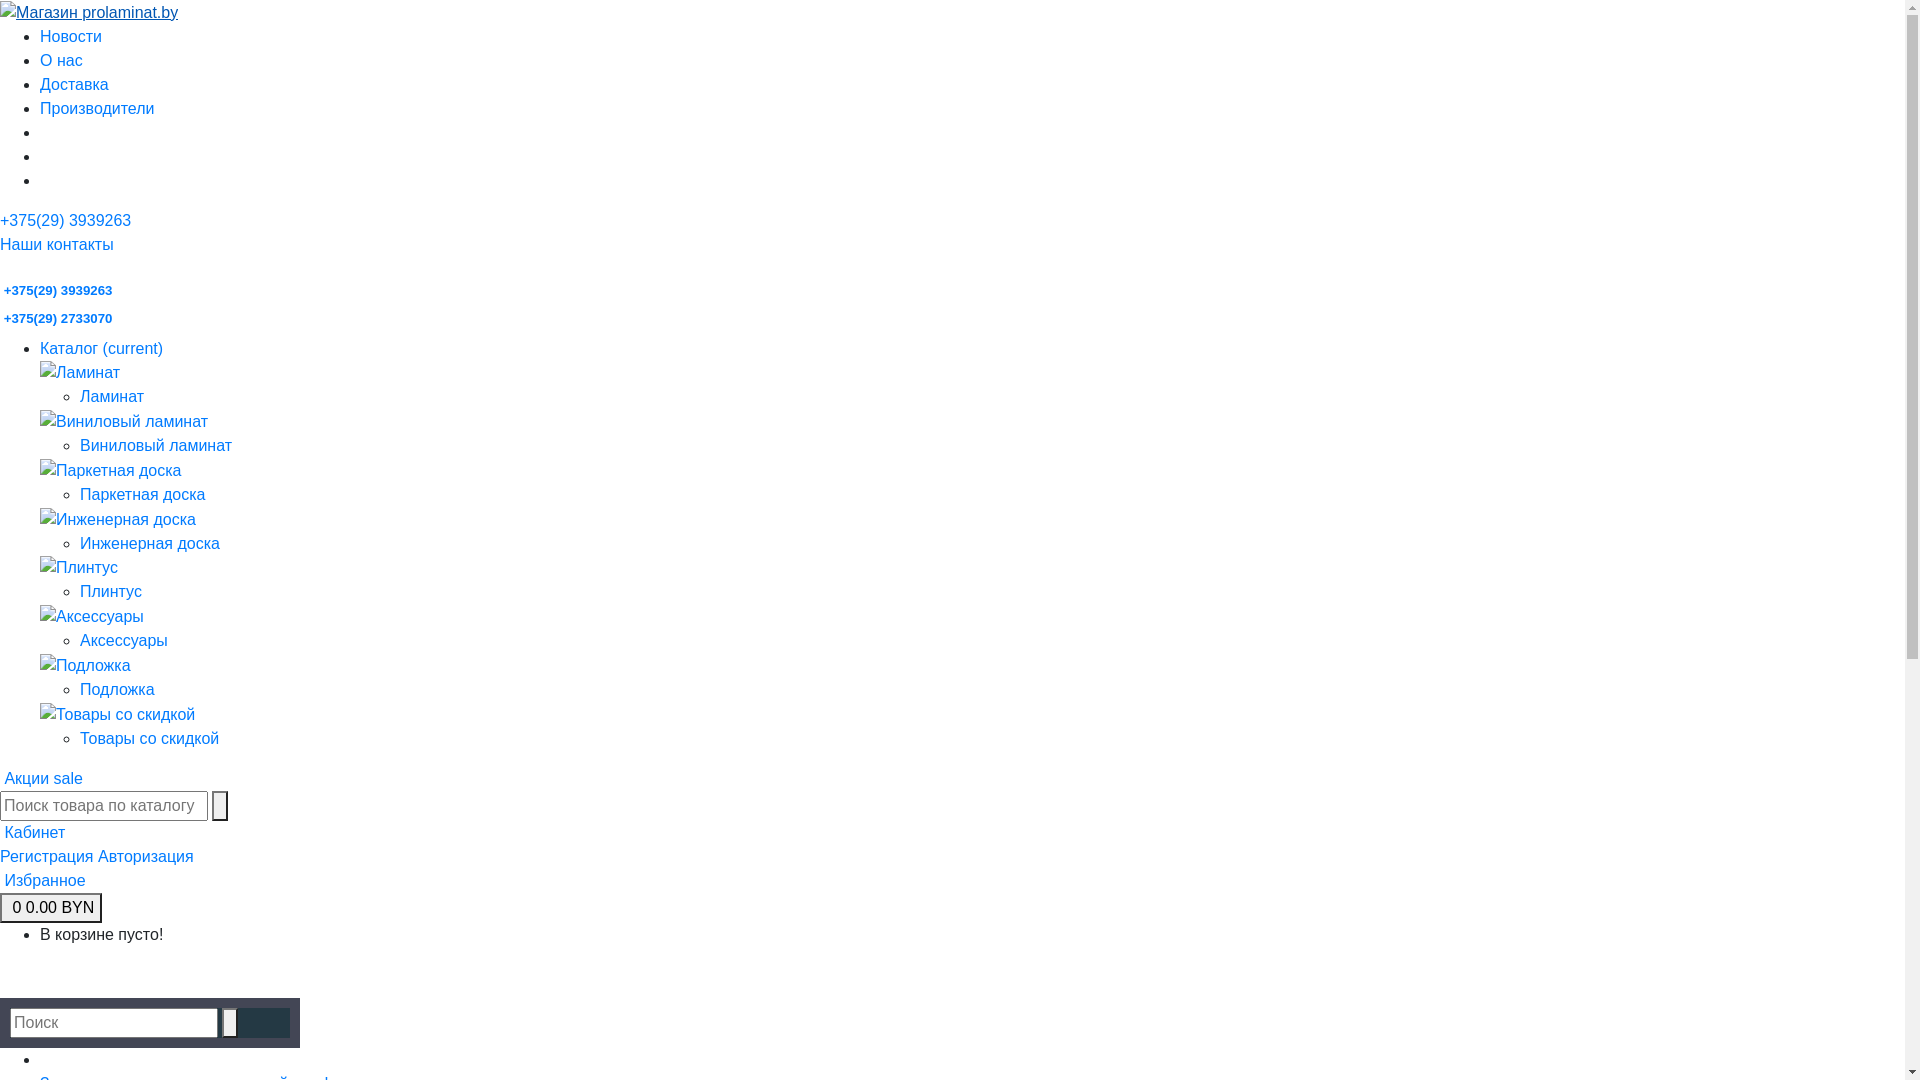 This screenshot has width=1920, height=1080. What do you see at coordinates (51, 907) in the screenshot?
I see `'0 0.00 BYN'` at bounding box center [51, 907].